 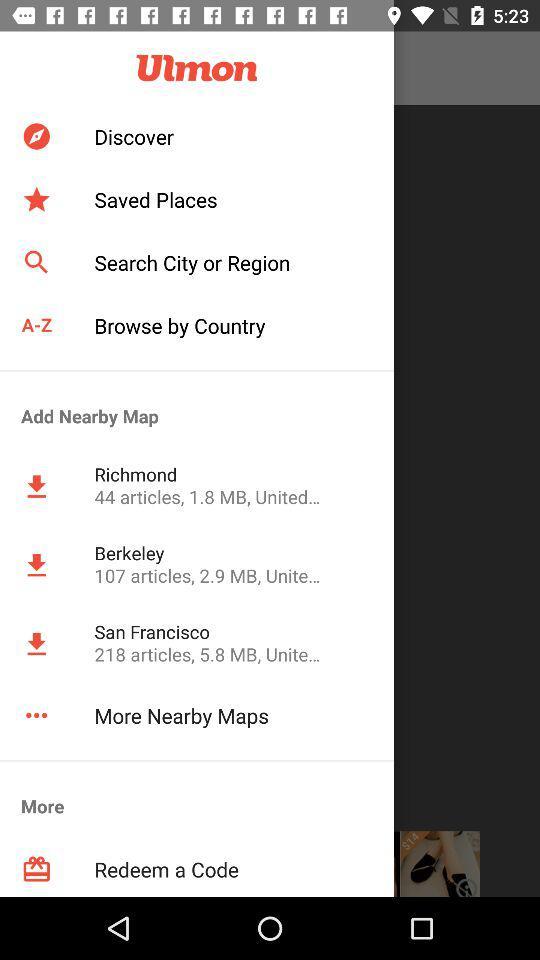 What do you see at coordinates (36, 715) in the screenshot?
I see `the three dots button above the more on the web page` at bounding box center [36, 715].